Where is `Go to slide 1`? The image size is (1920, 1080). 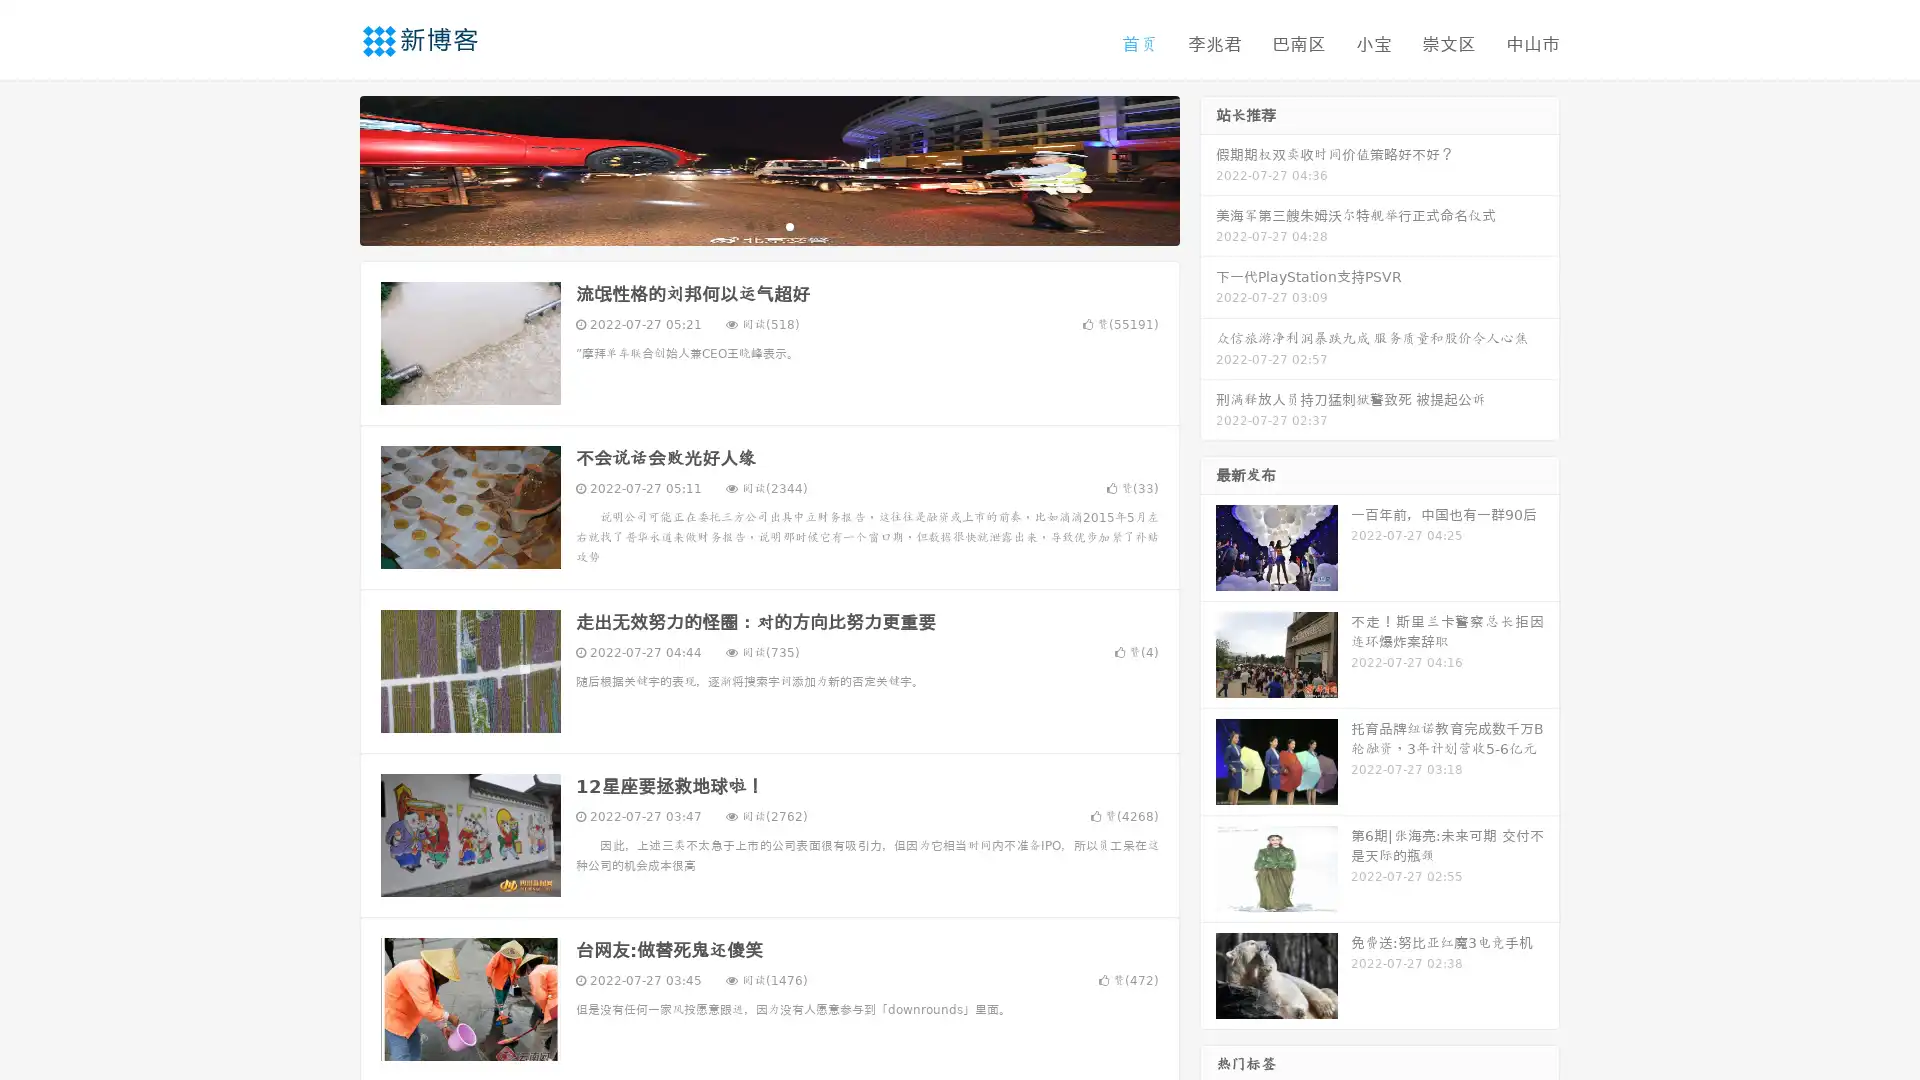
Go to slide 1 is located at coordinates (748, 225).